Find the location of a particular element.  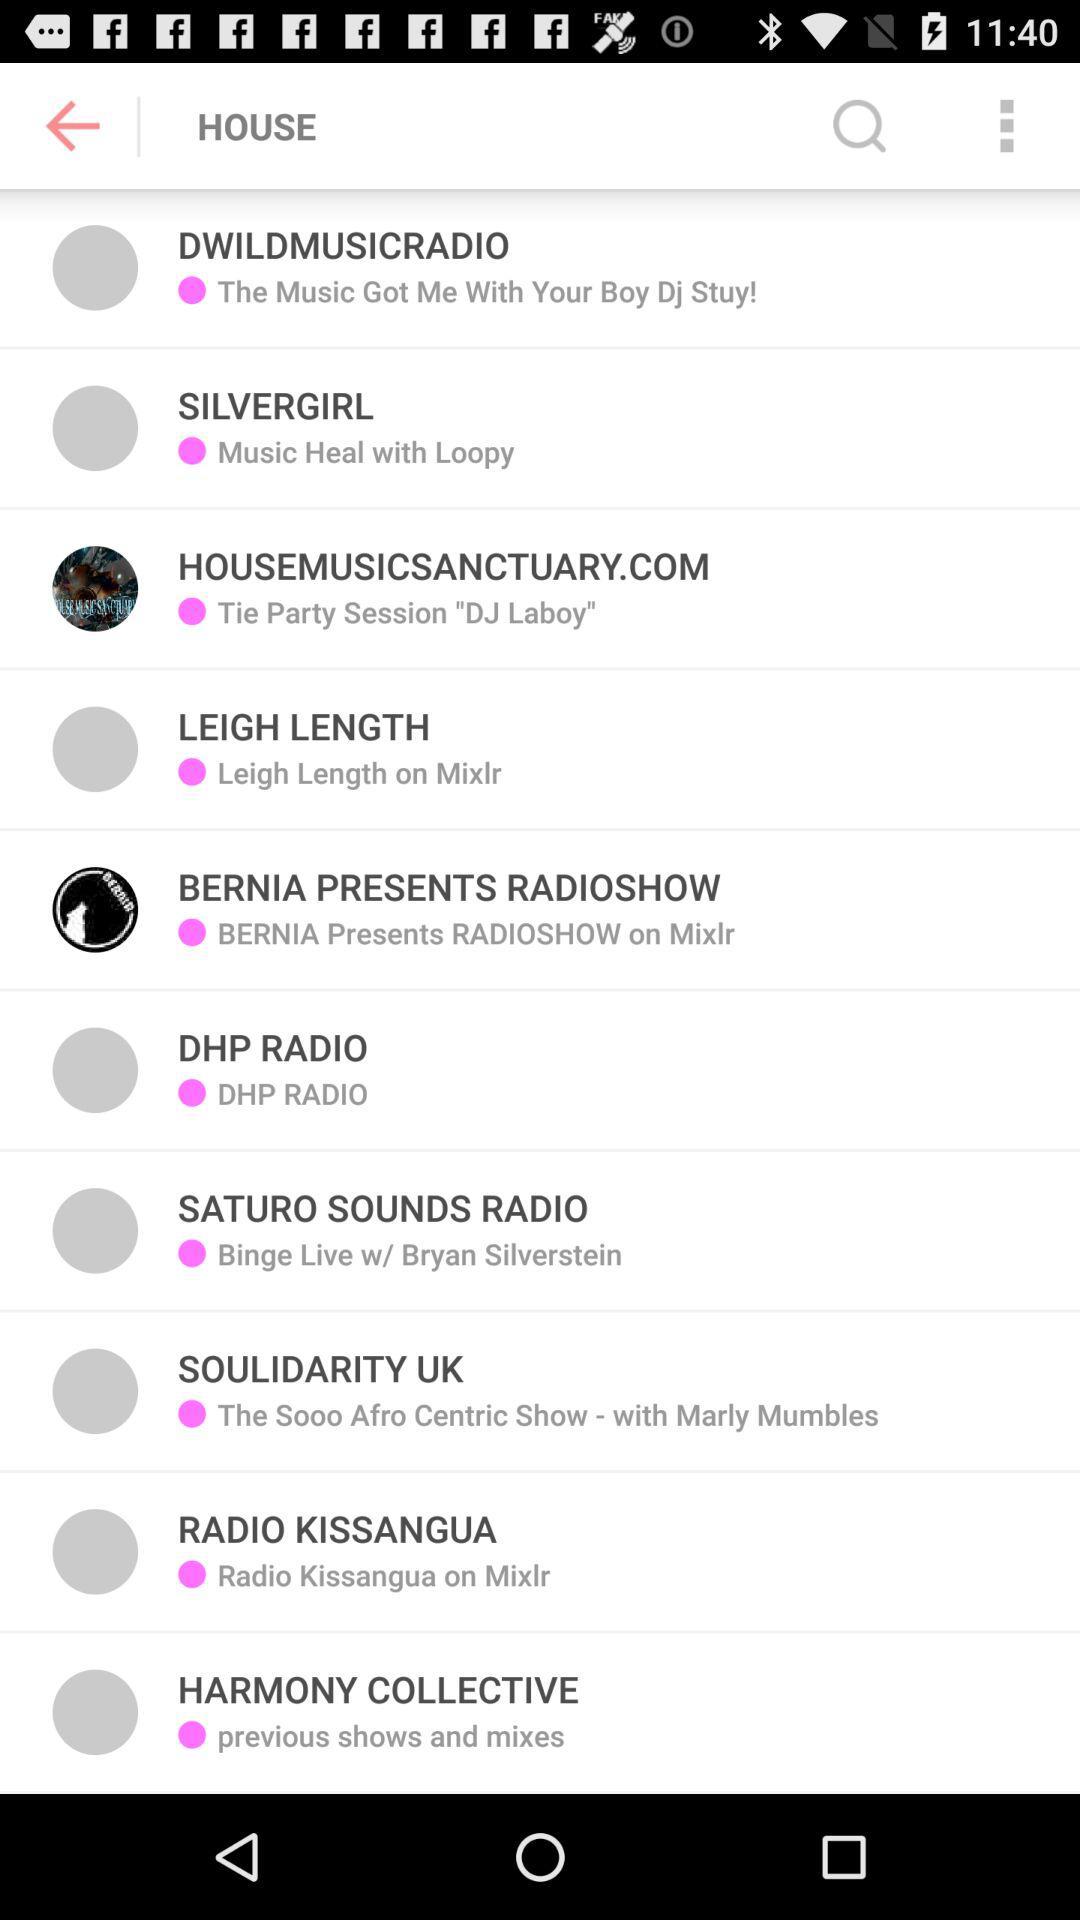

item below the binge live w icon is located at coordinates (548, 1428).